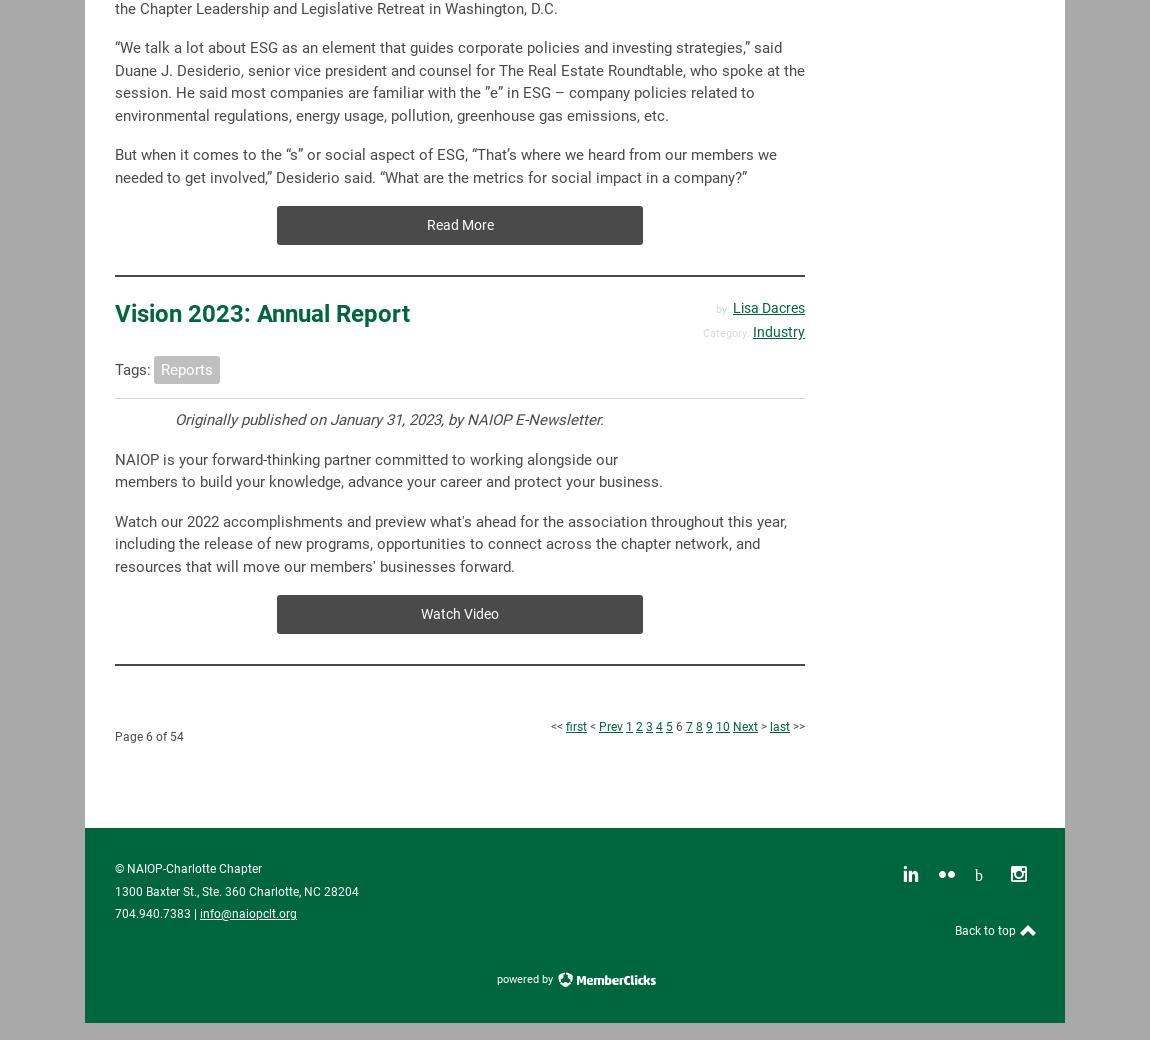 This screenshot has height=1040, width=1150. Describe the element at coordinates (236, 889) in the screenshot. I see `'1300 Baxter St., Ste. 360 Charlotte, NC 28204'` at that location.